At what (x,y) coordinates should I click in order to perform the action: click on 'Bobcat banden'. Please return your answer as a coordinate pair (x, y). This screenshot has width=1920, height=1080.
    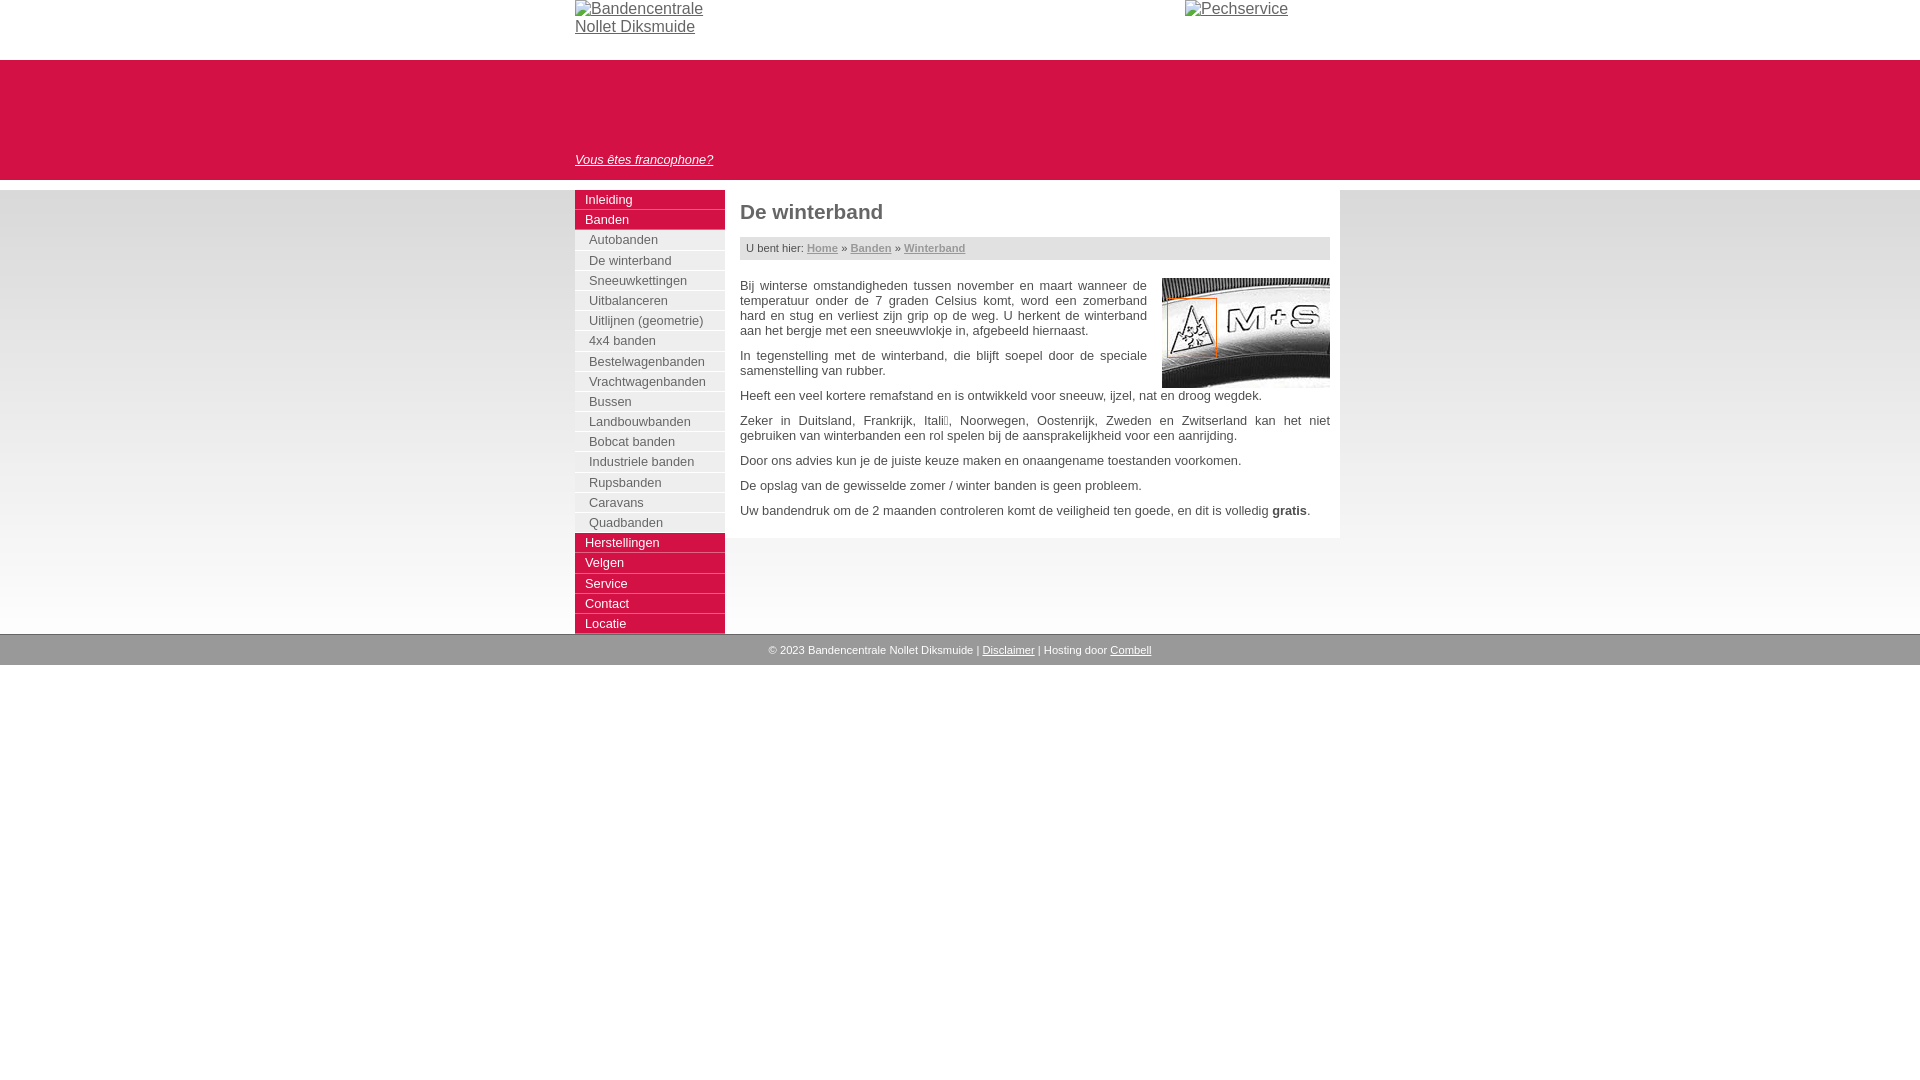
    Looking at the image, I should click on (652, 441).